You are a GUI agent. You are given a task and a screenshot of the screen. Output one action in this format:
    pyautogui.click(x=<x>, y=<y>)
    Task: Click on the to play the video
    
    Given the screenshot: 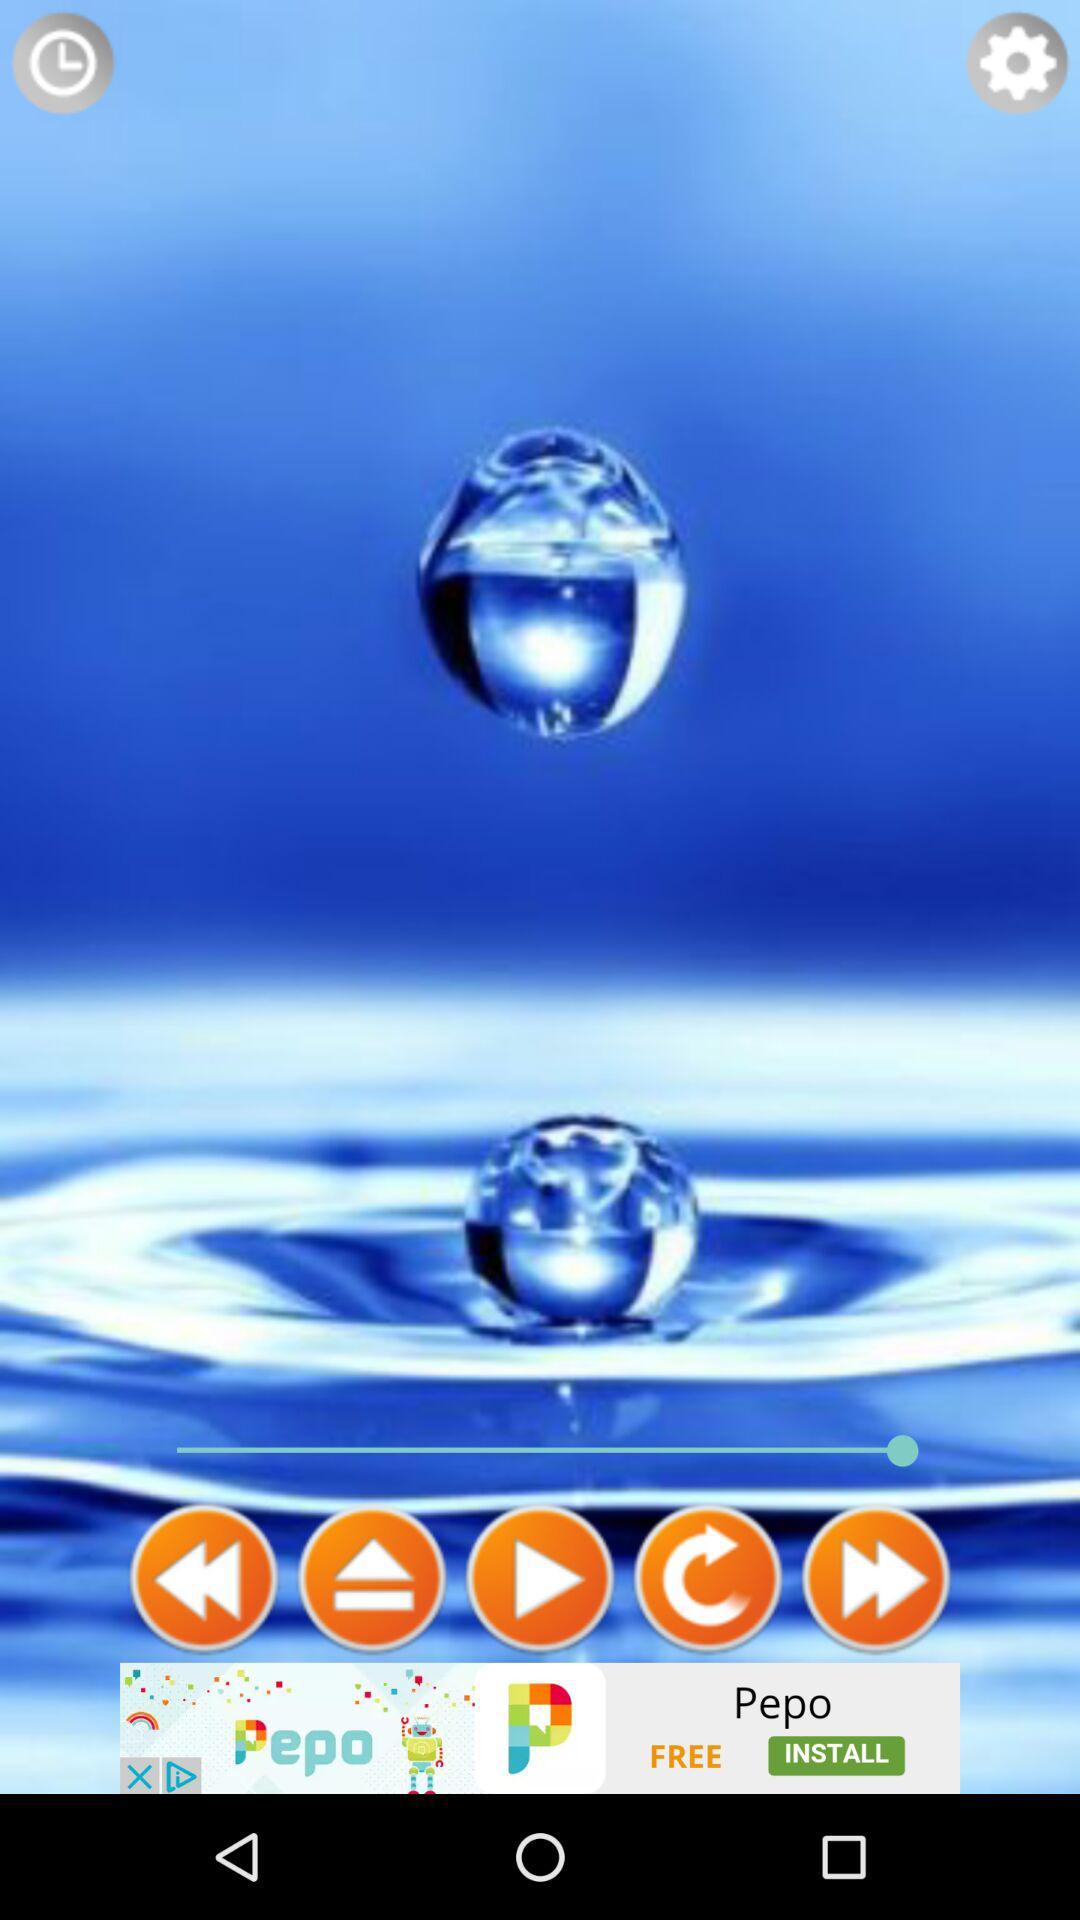 What is the action you would take?
    pyautogui.click(x=540, y=1577)
    